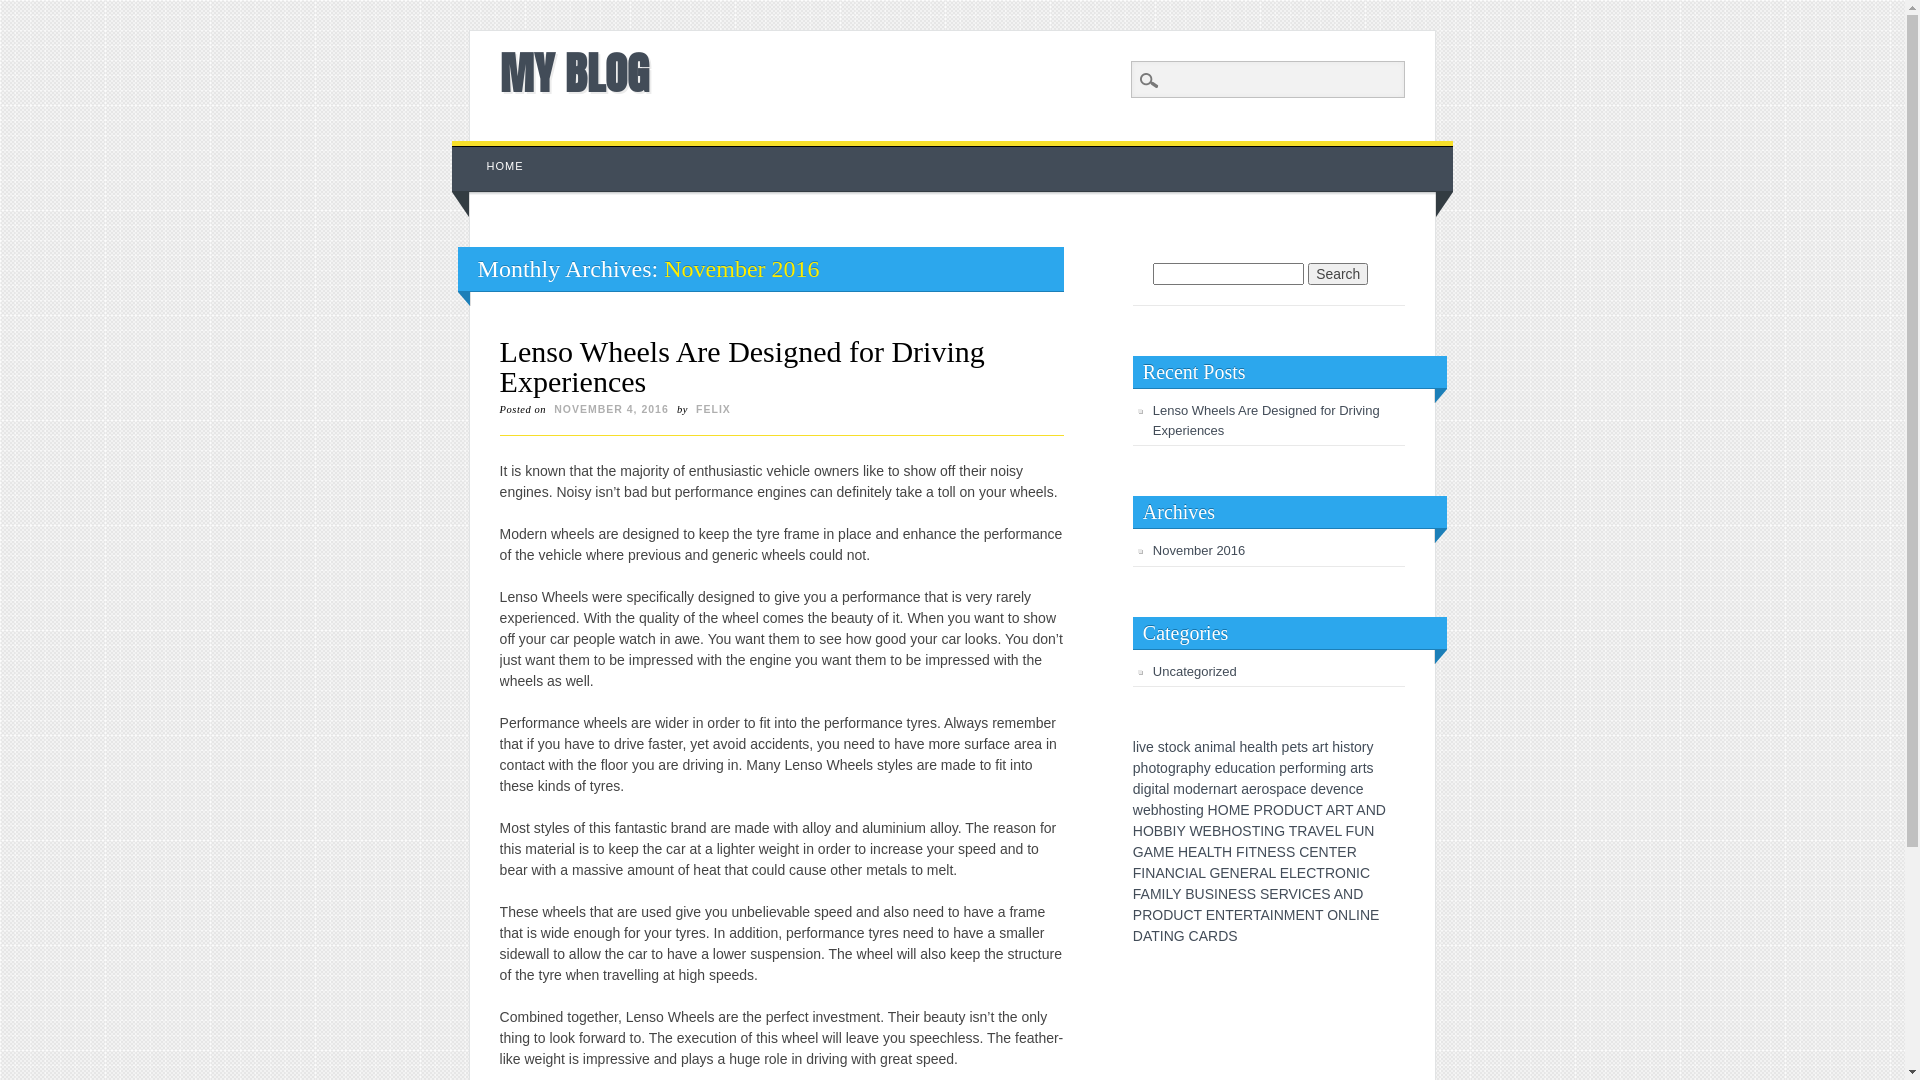 Image resolution: width=1920 pixels, height=1080 pixels. I want to click on 's', so click(1304, 747).